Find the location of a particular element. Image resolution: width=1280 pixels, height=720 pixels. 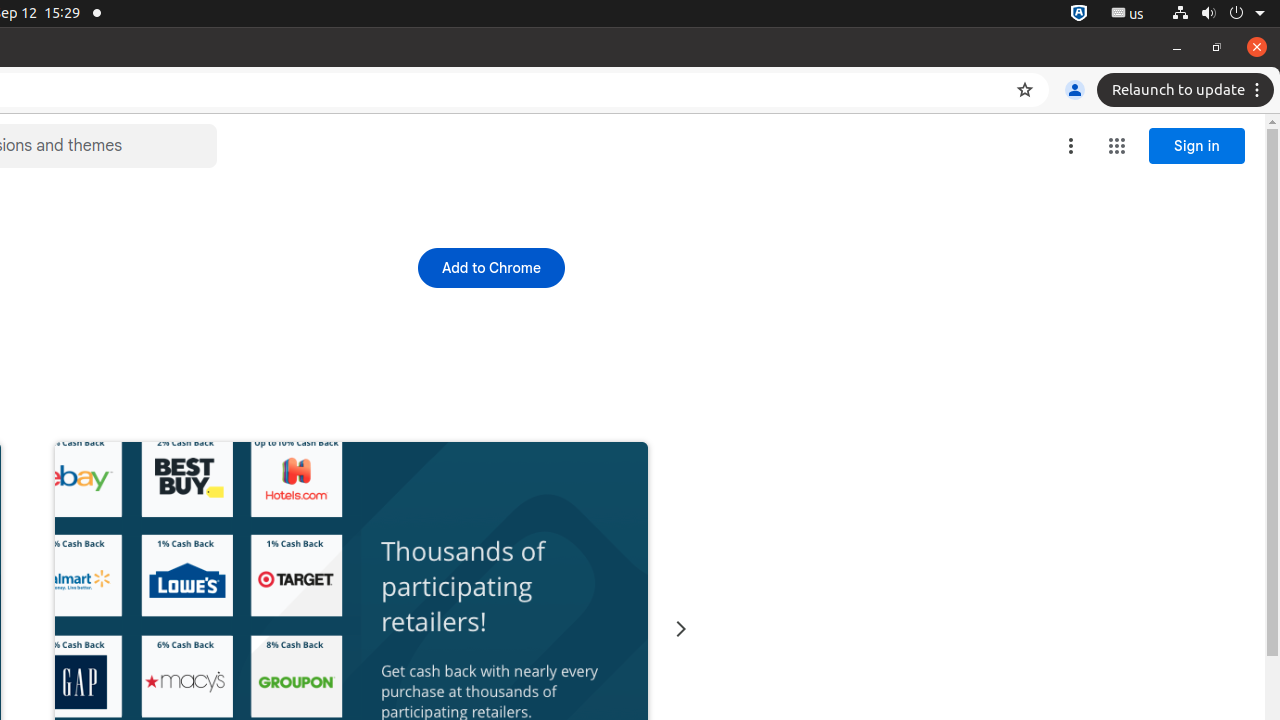

':1.21/StatusNotifierItem' is located at coordinates (1127, 13).